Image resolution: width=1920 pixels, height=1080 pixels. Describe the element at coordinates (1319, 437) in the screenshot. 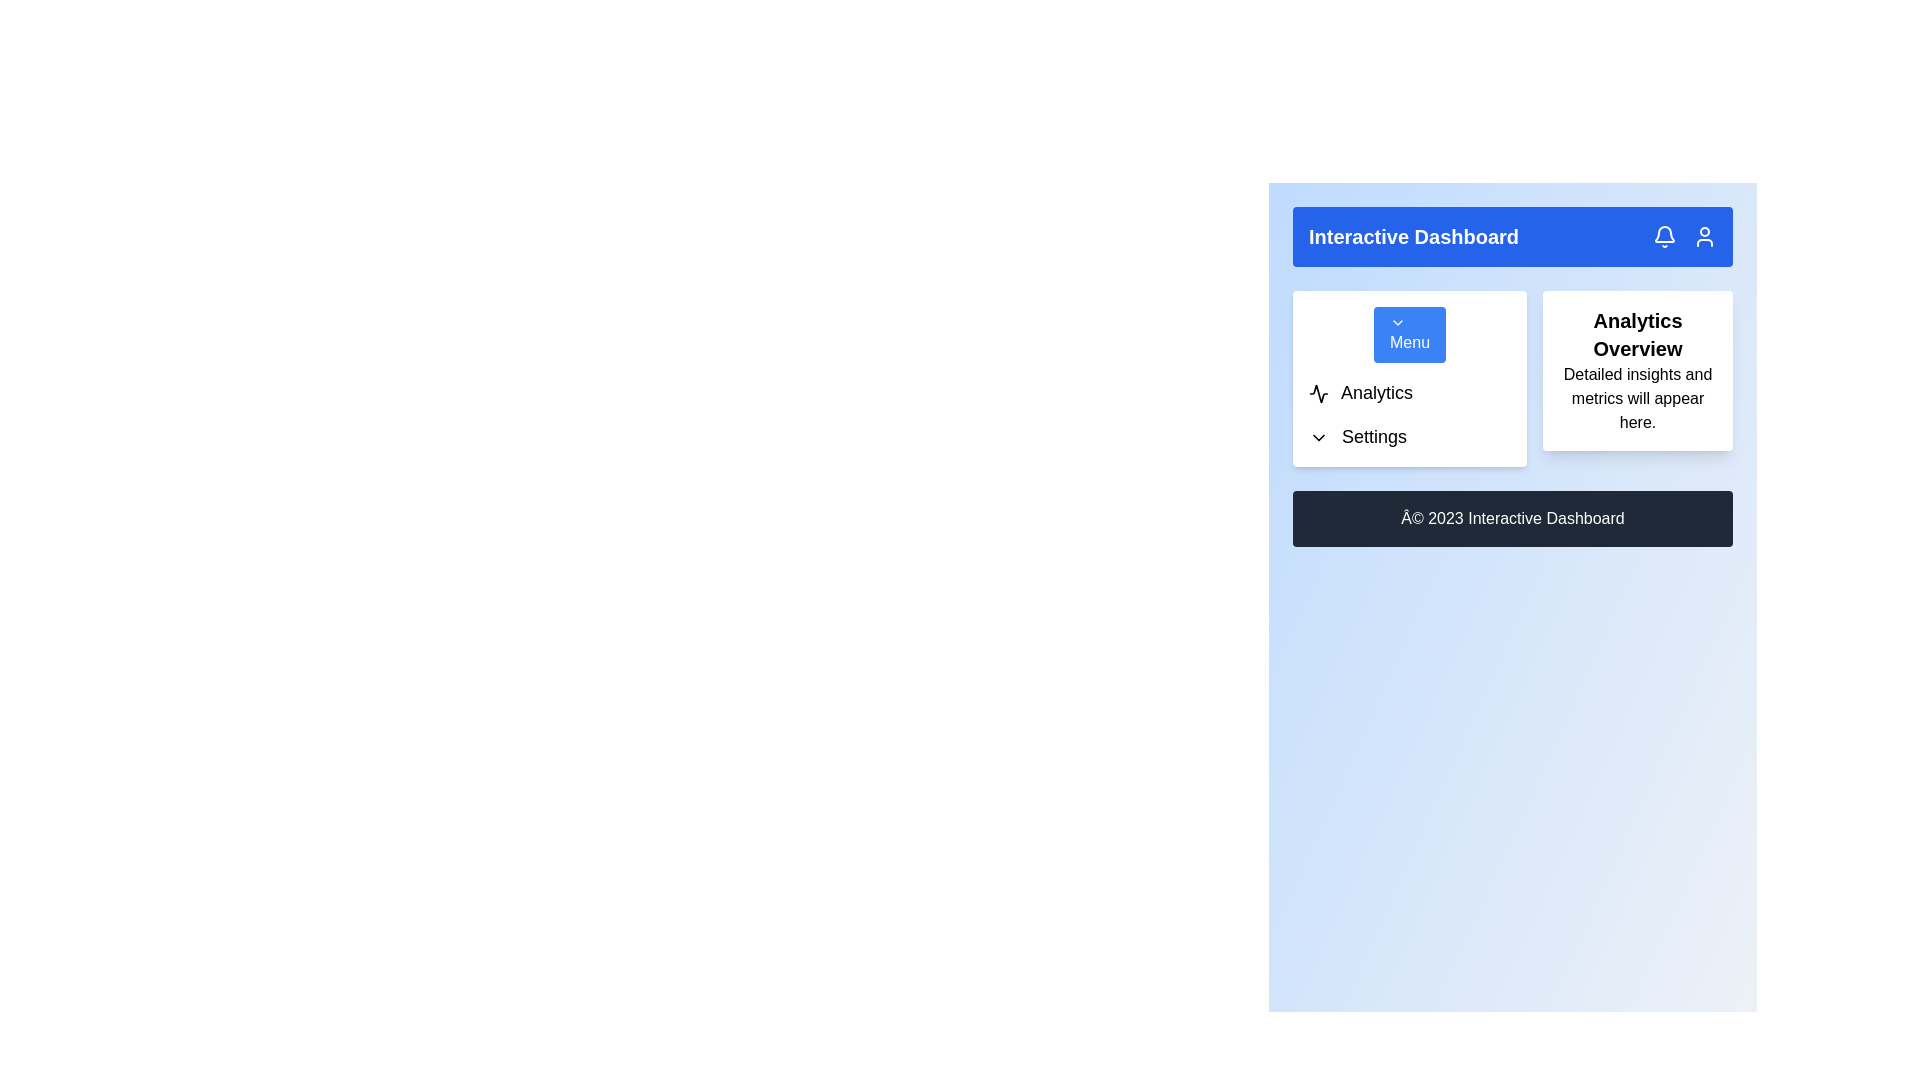

I see `the downward pointing arrow icon of the dropdown indicator located to the left of the 'Settings' text` at that location.